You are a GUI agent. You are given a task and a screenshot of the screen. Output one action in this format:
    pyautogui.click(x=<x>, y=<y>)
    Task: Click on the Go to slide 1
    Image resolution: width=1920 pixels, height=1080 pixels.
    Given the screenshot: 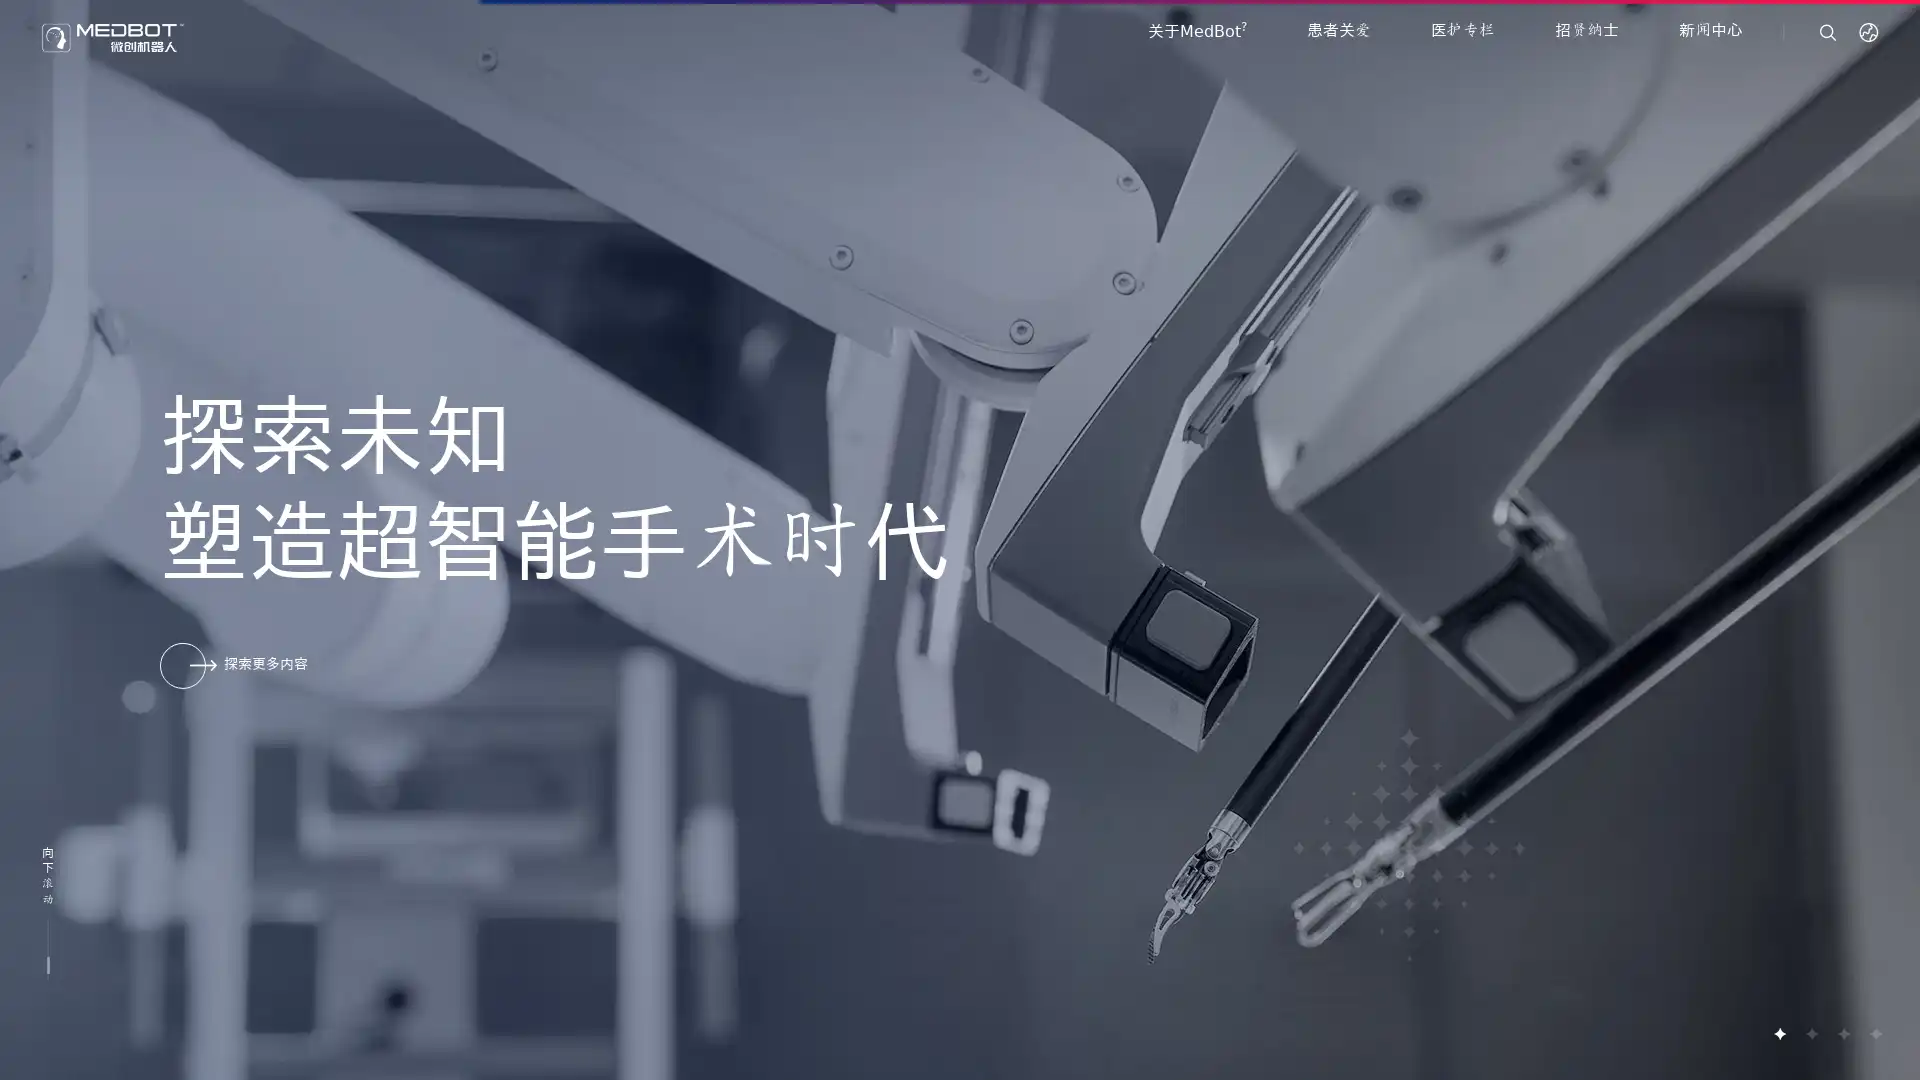 What is the action you would take?
    pyautogui.click(x=1779, y=1033)
    